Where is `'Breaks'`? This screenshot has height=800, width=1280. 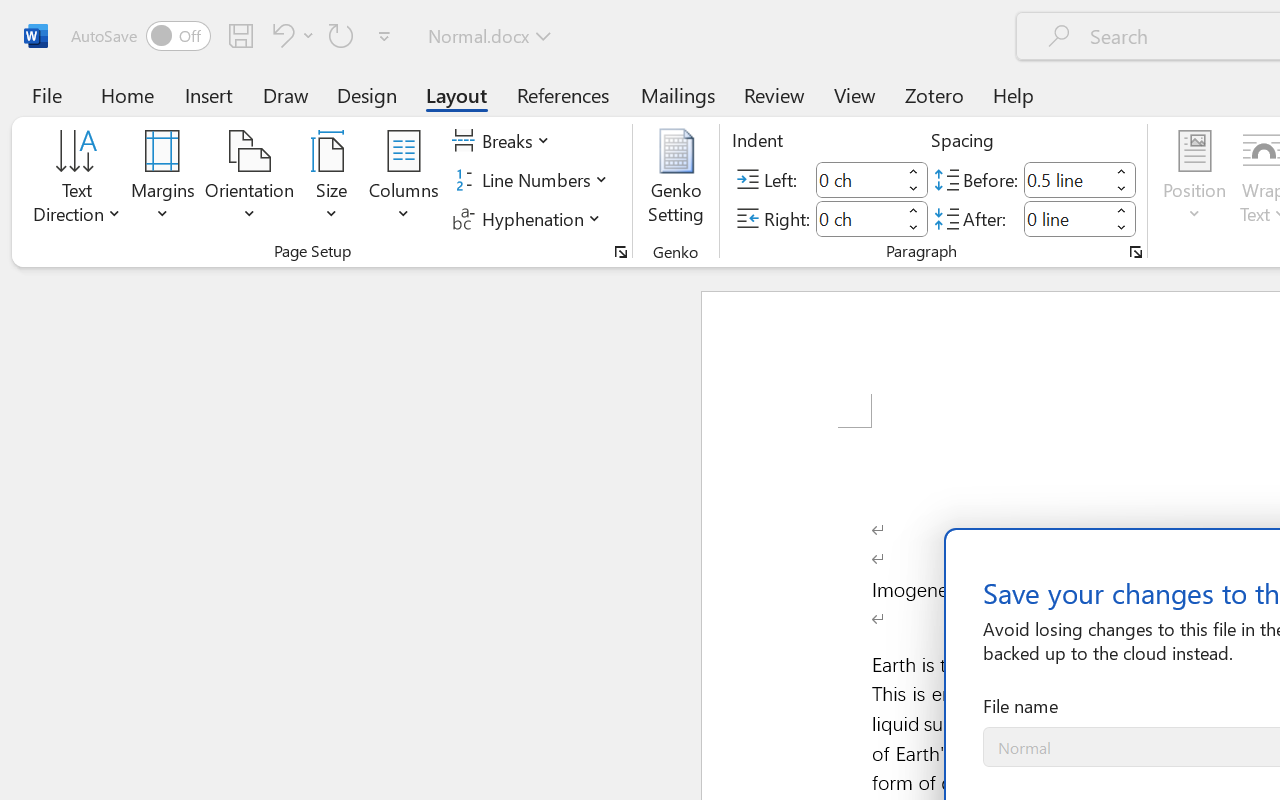 'Breaks' is located at coordinates (504, 141).